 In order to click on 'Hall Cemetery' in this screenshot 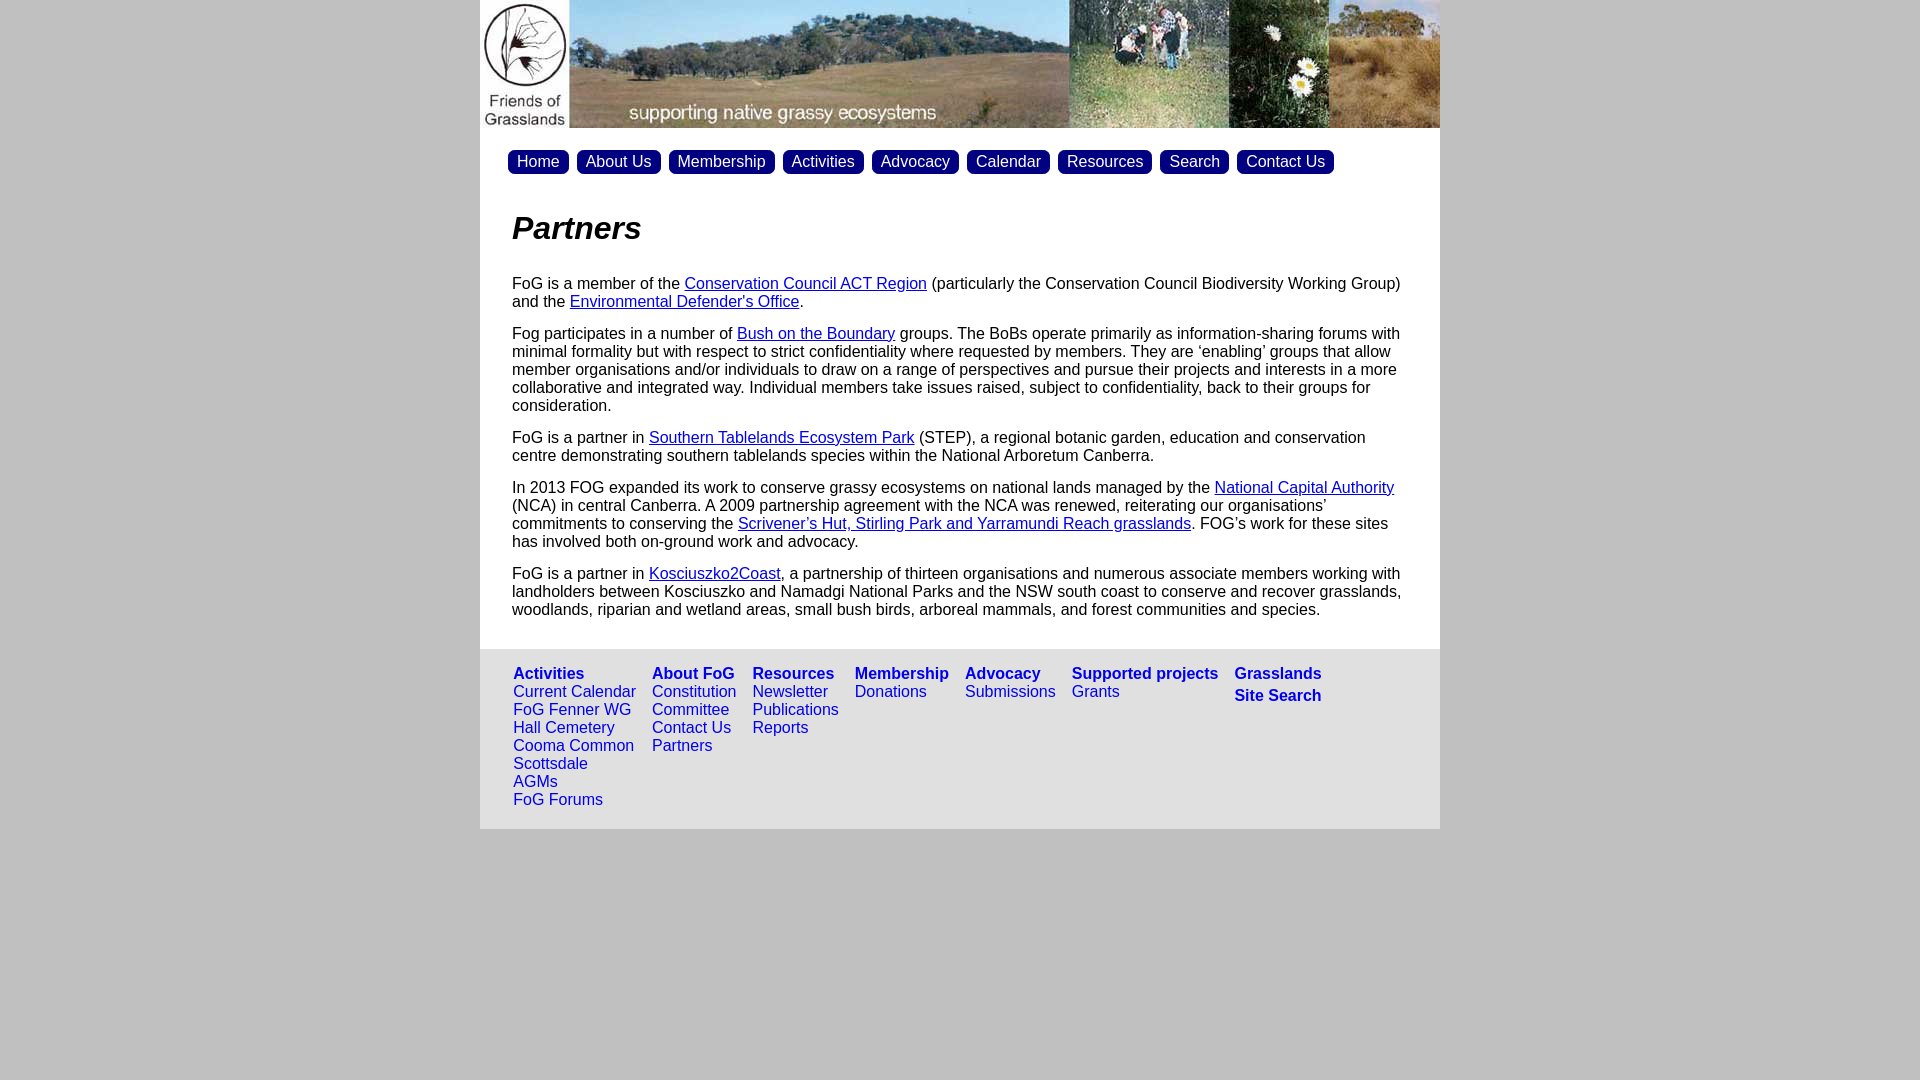, I will do `click(562, 727)`.